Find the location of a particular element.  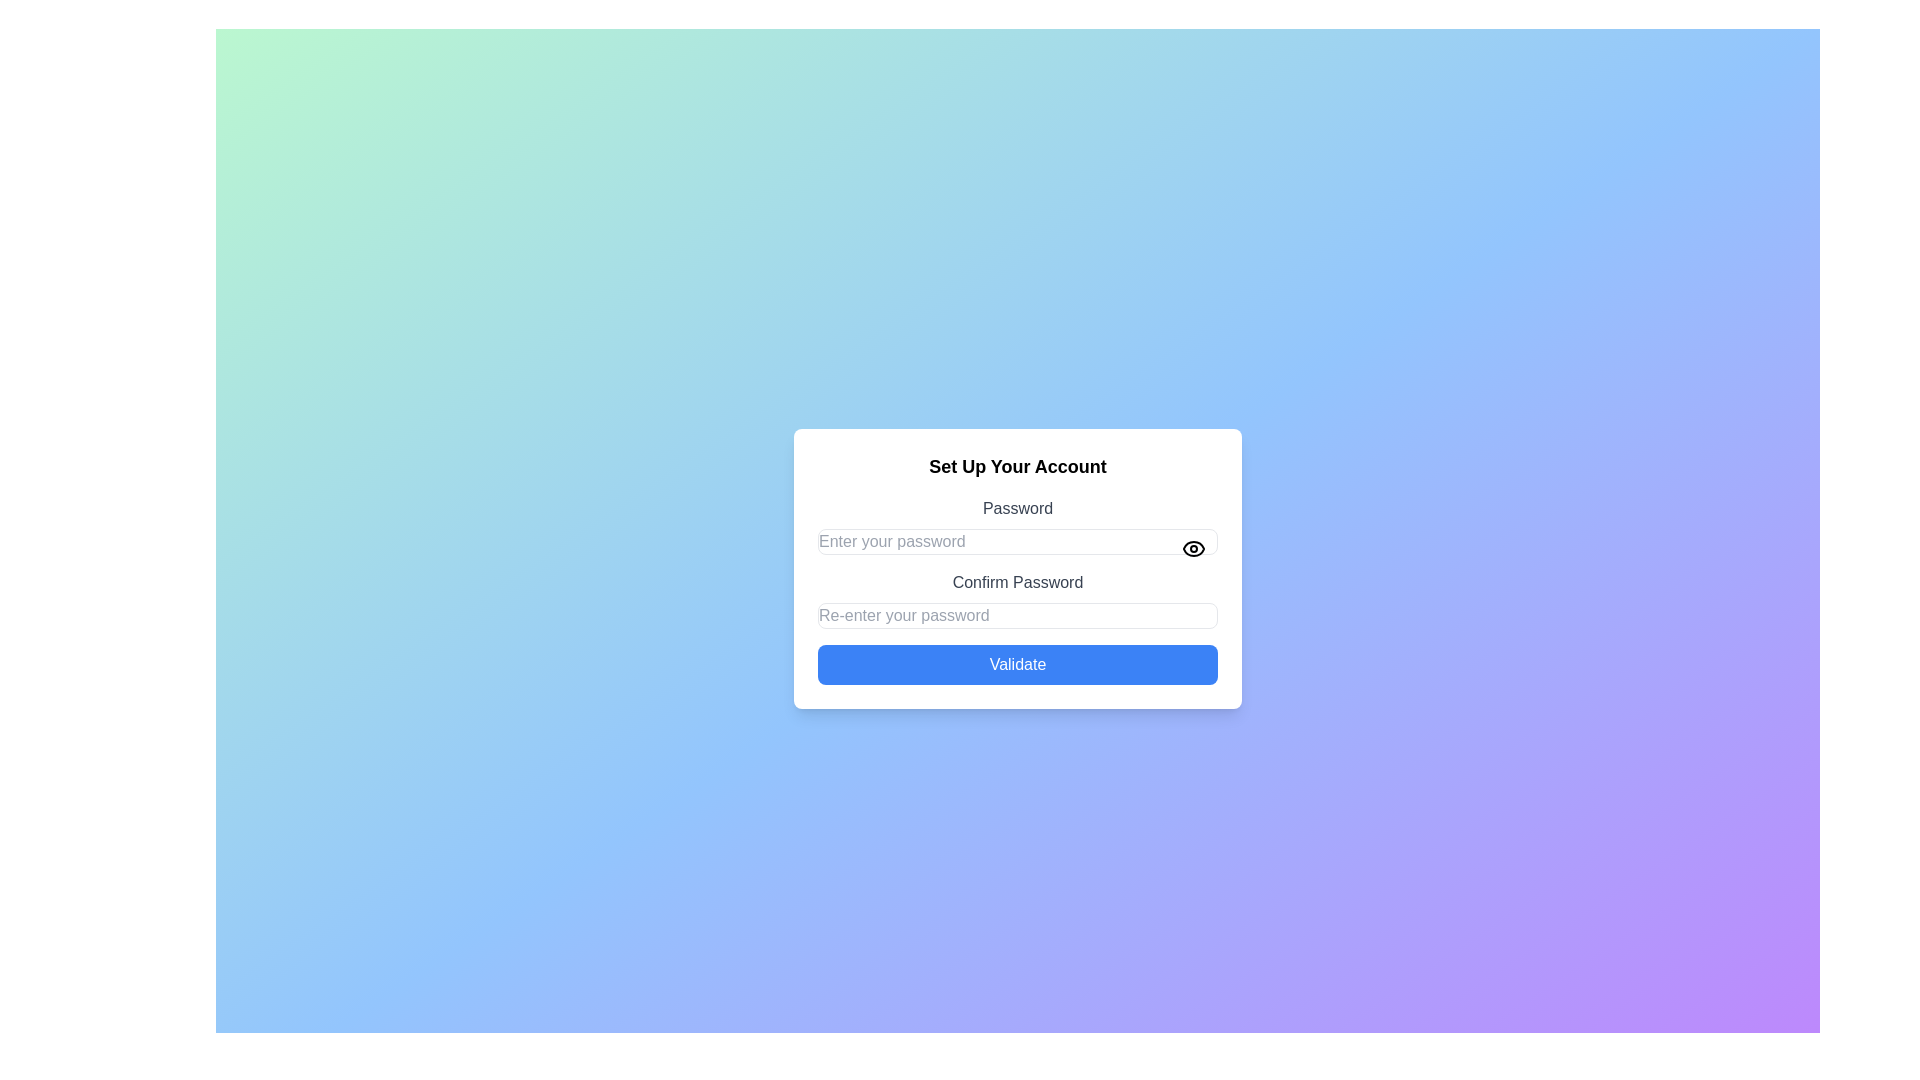

the toggle visibility button located at the top right corner of the 'Enter your password' input field by is located at coordinates (1194, 548).